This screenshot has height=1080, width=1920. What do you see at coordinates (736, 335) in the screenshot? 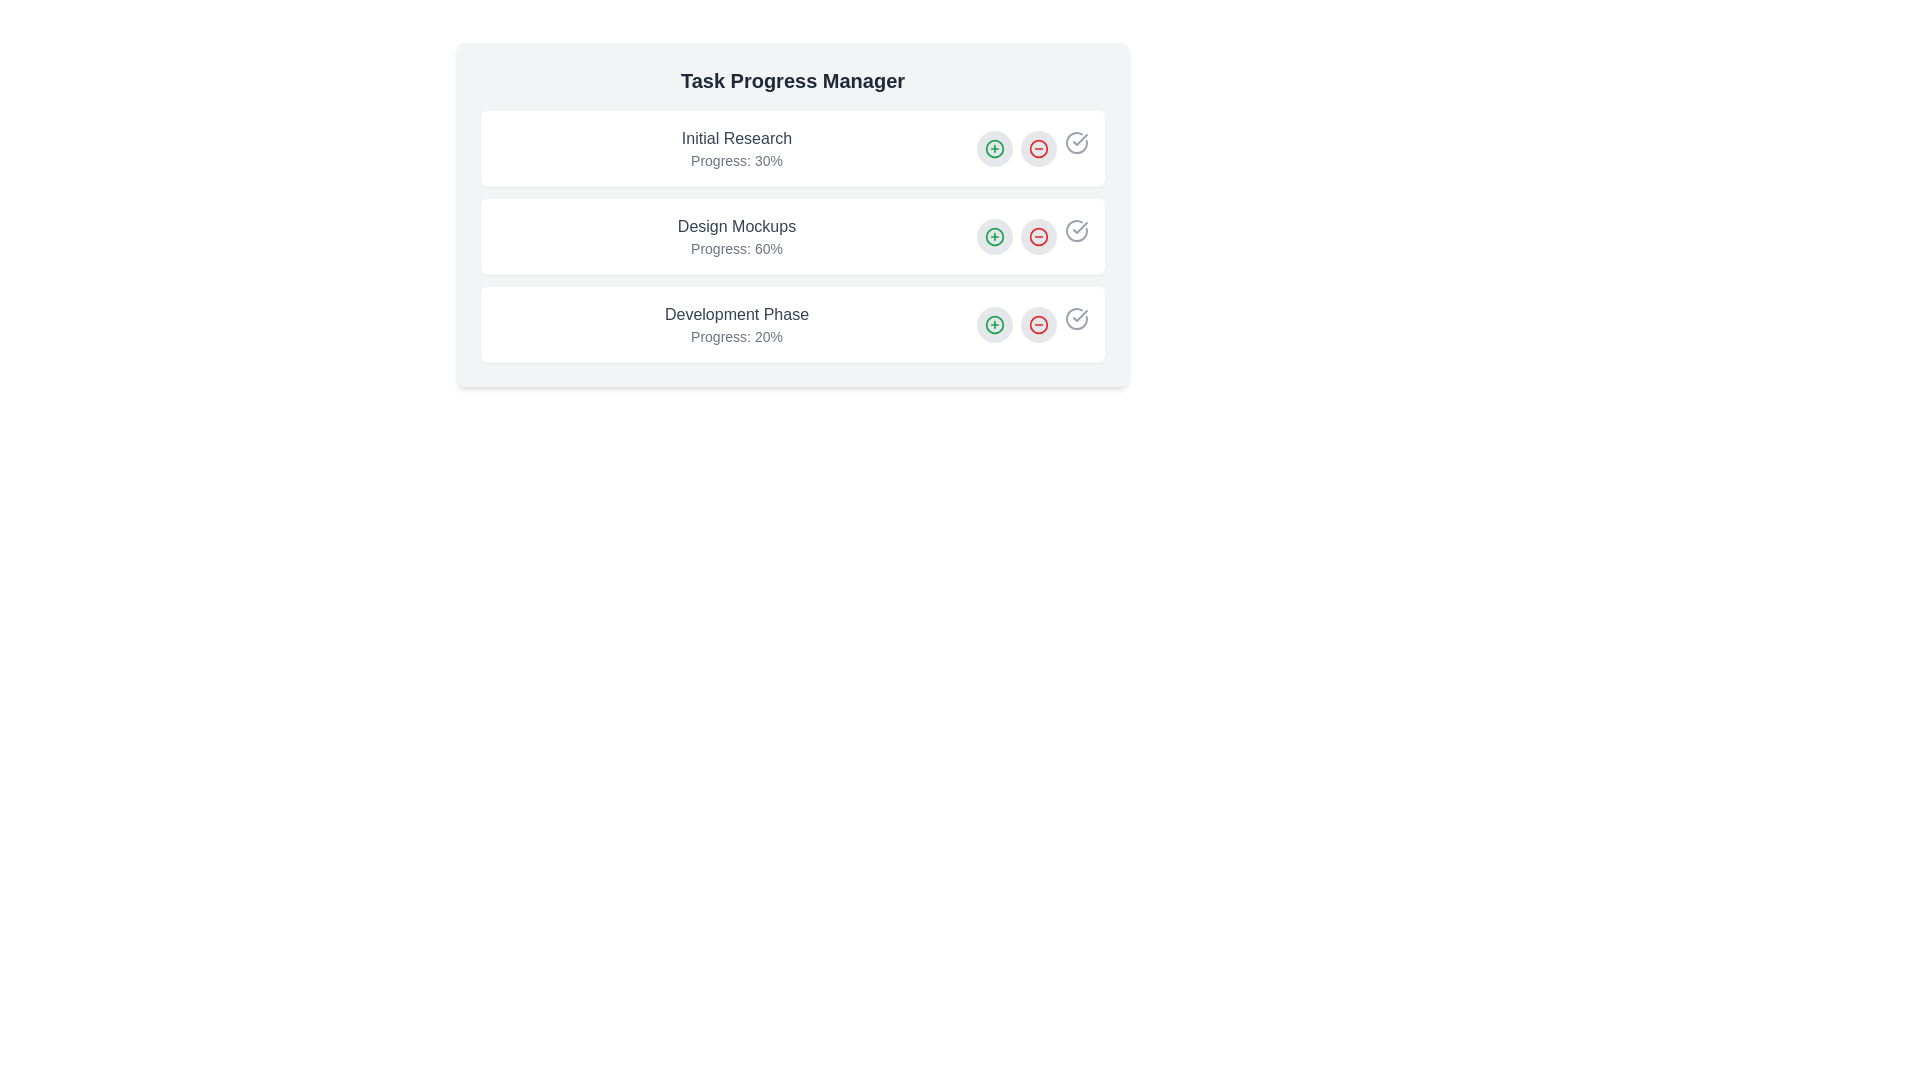
I see `the second text label displaying the progress of the 'Development Phase' task, which indicates that it is 20% complete` at bounding box center [736, 335].